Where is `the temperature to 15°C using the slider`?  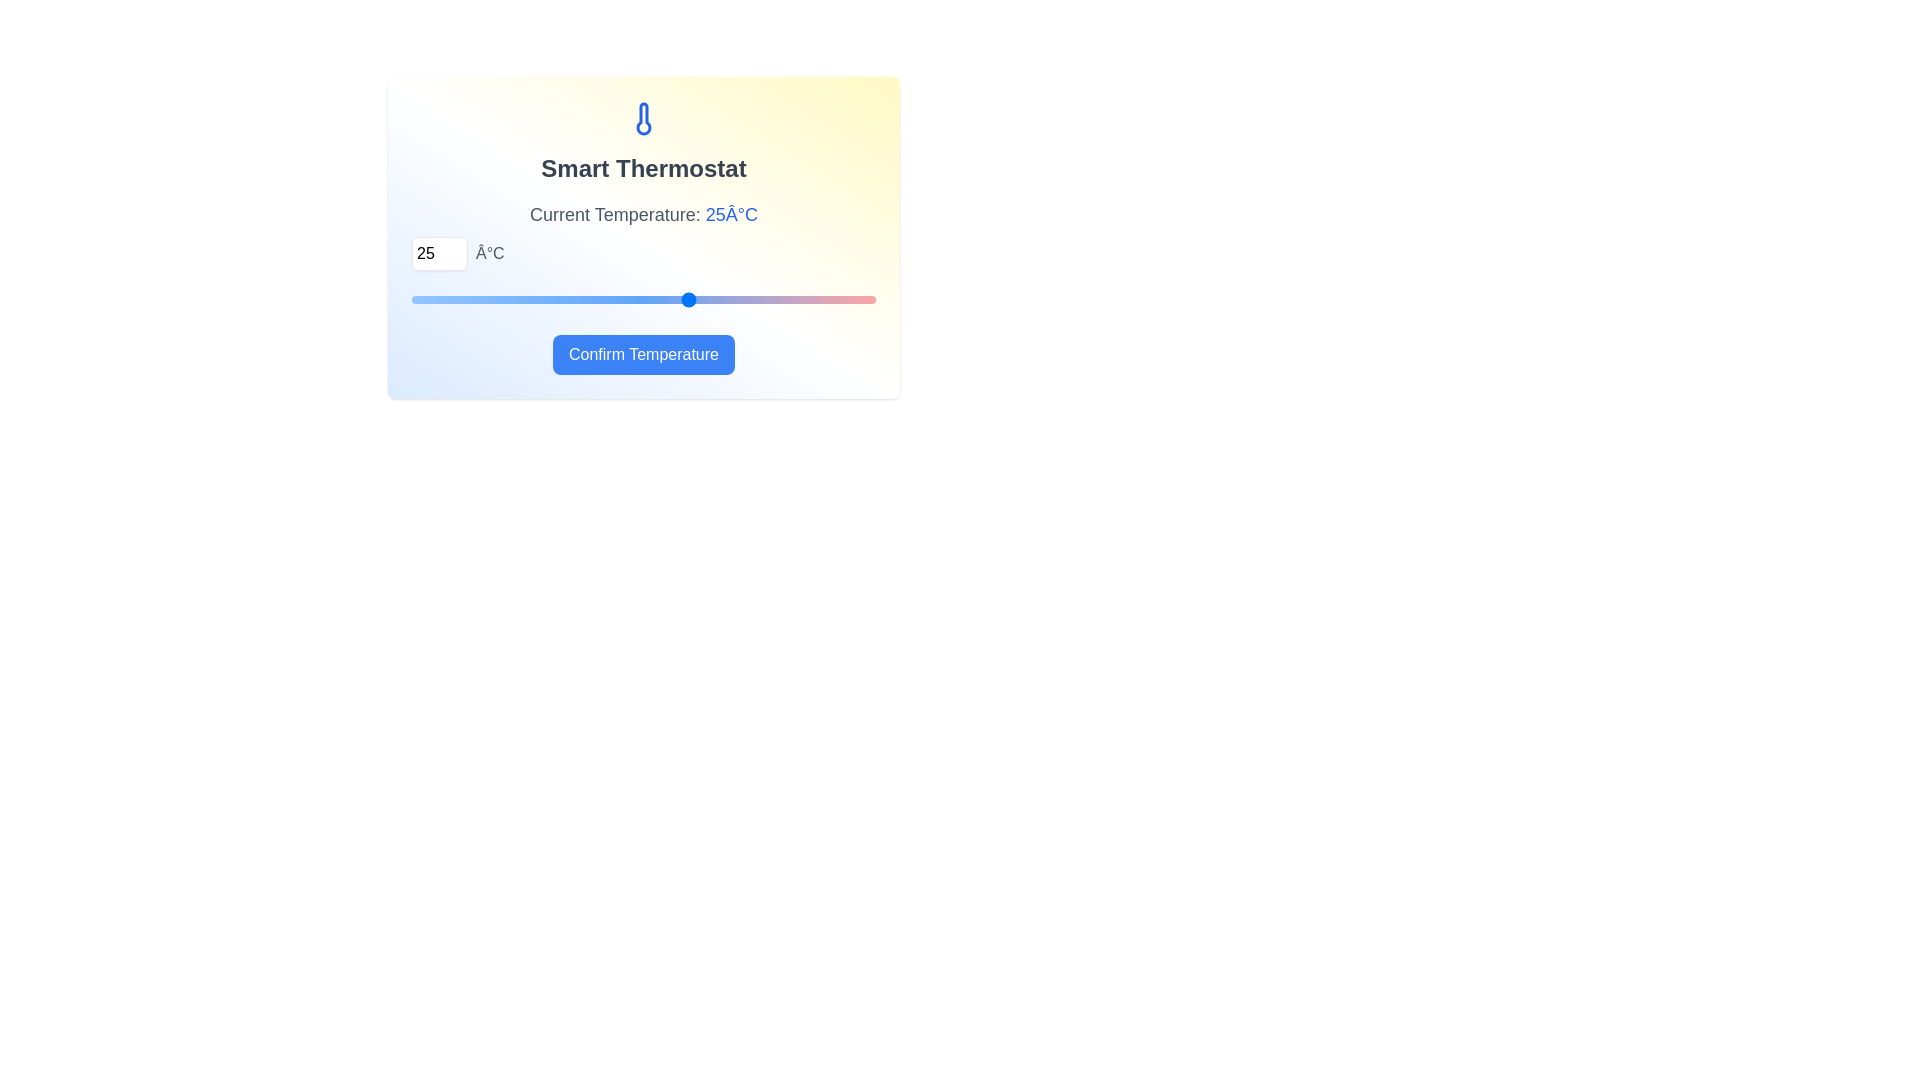 the temperature to 15°C using the slider is located at coordinates (504, 300).